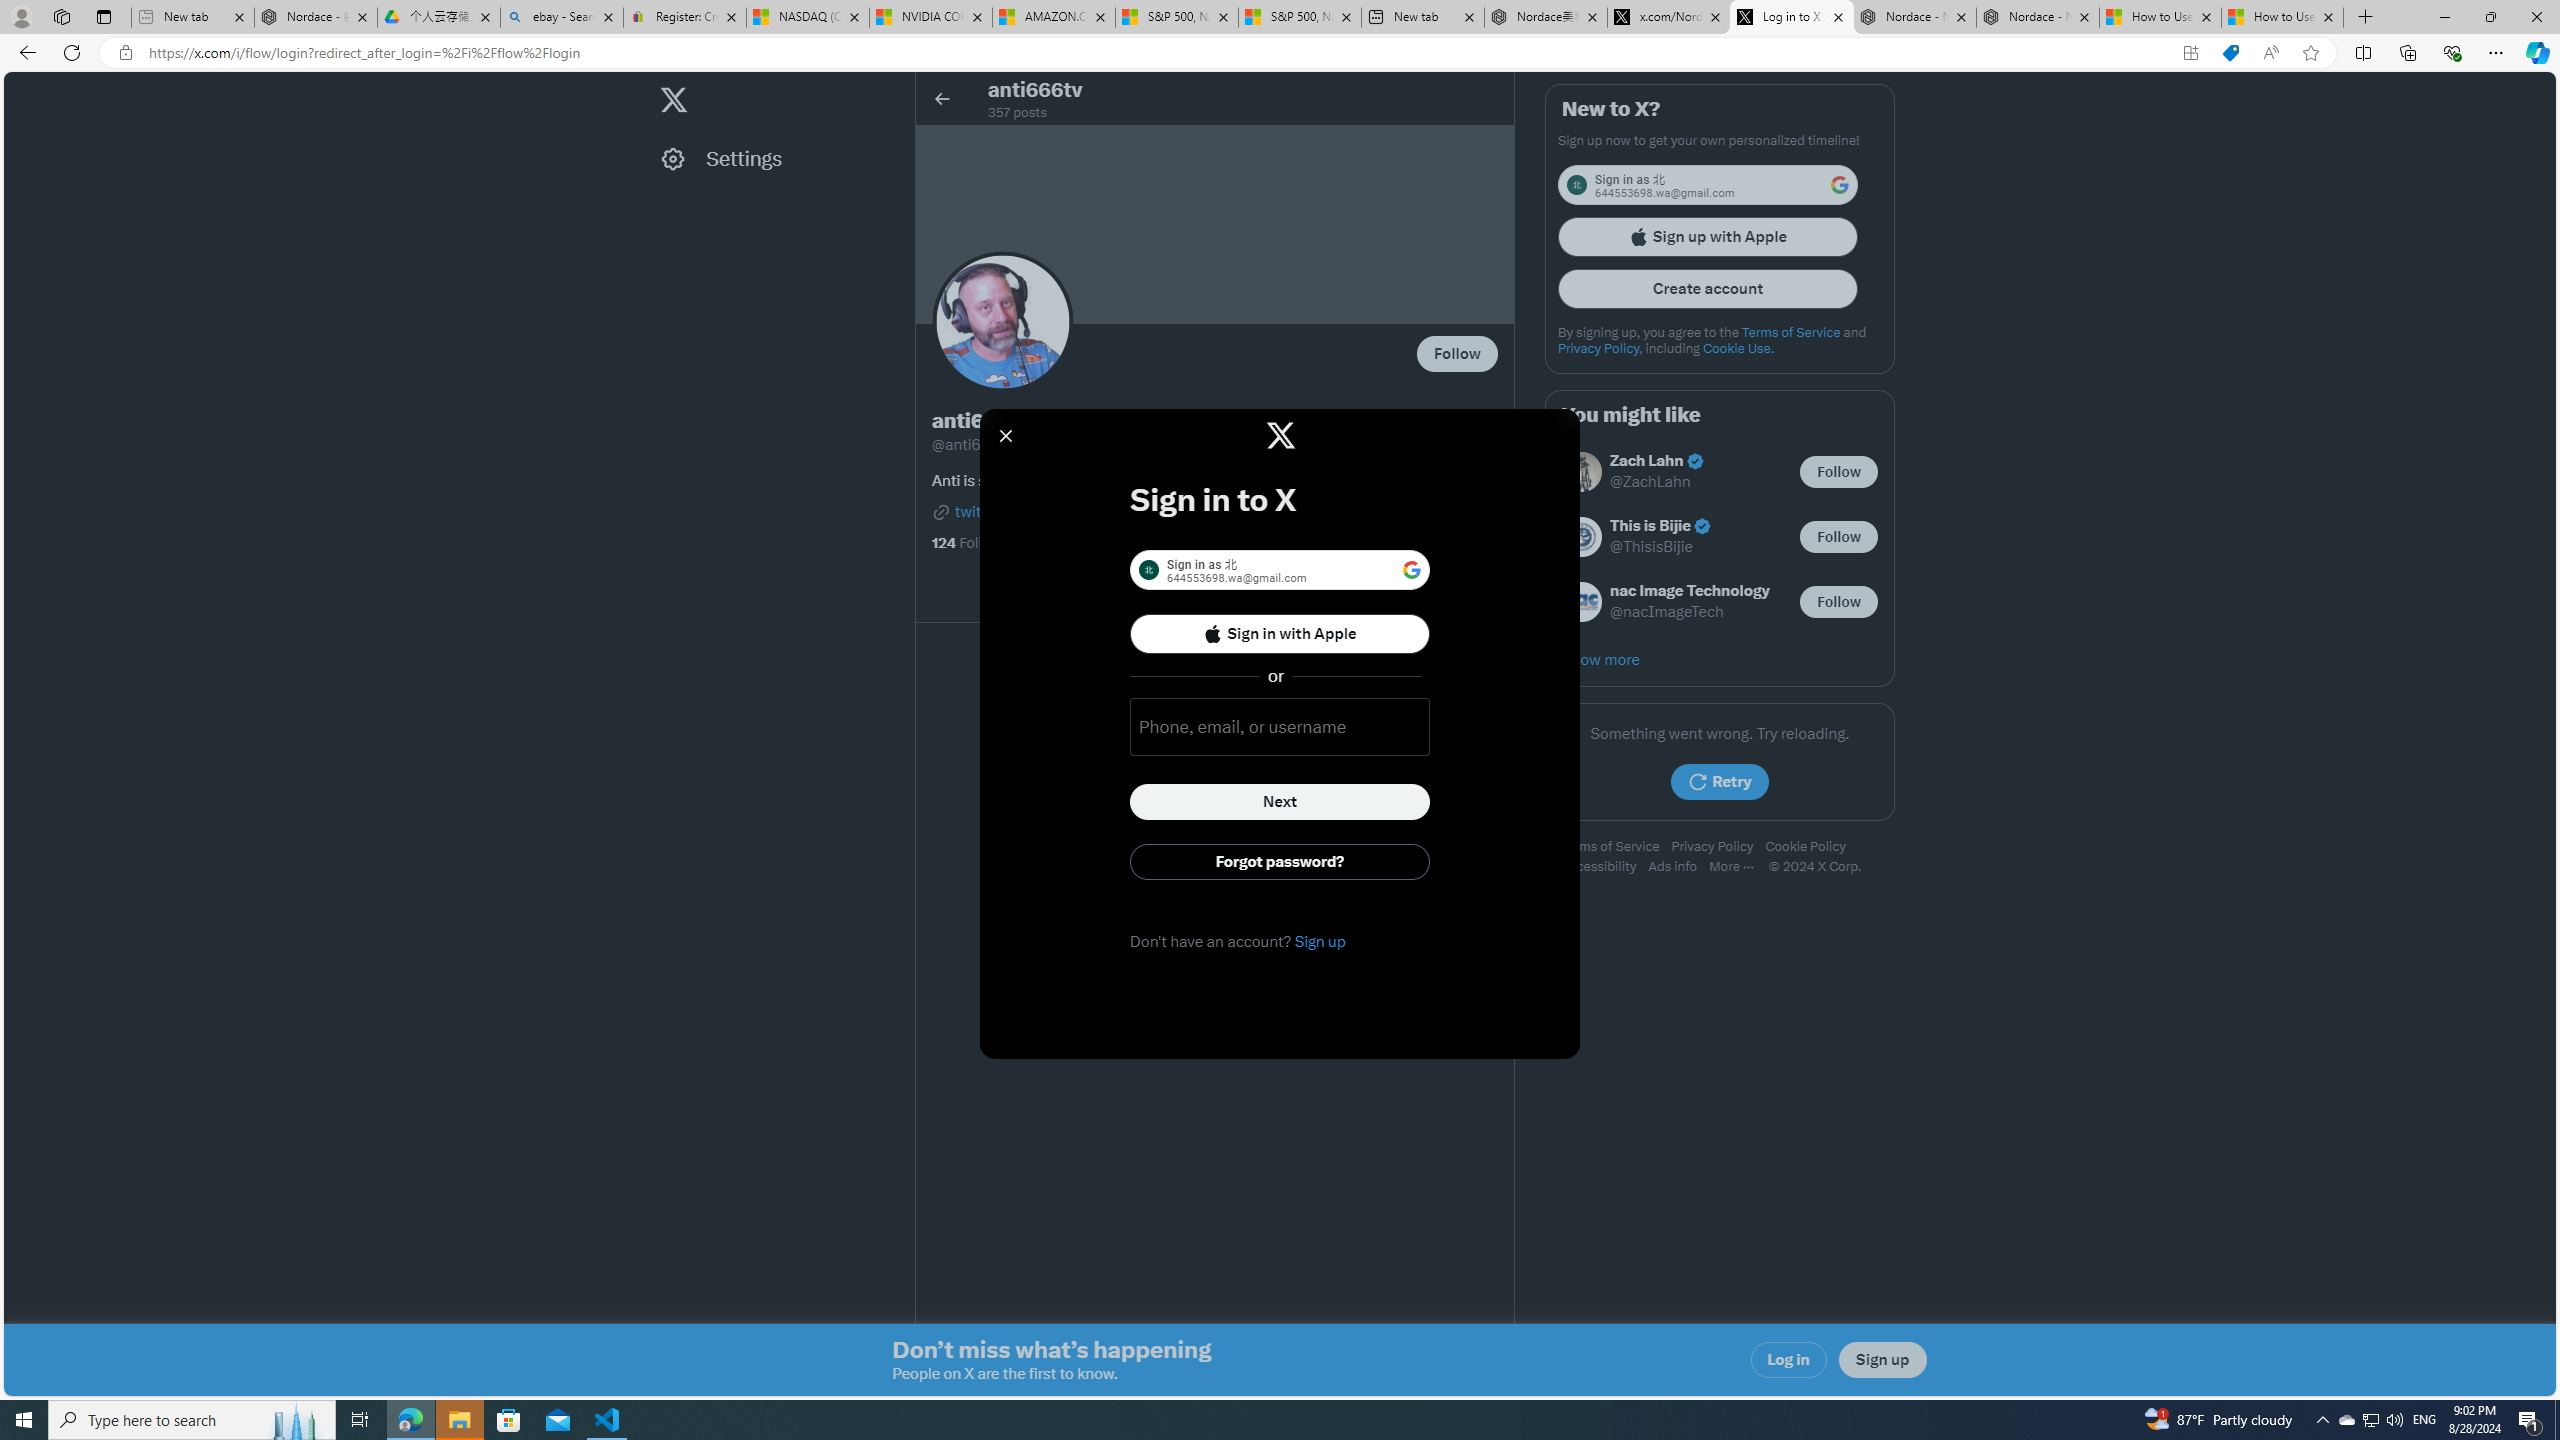 The width and height of the screenshot is (2560, 1440). Describe the element at coordinates (2364, 51) in the screenshot. I see `'Split screen'` at that location.